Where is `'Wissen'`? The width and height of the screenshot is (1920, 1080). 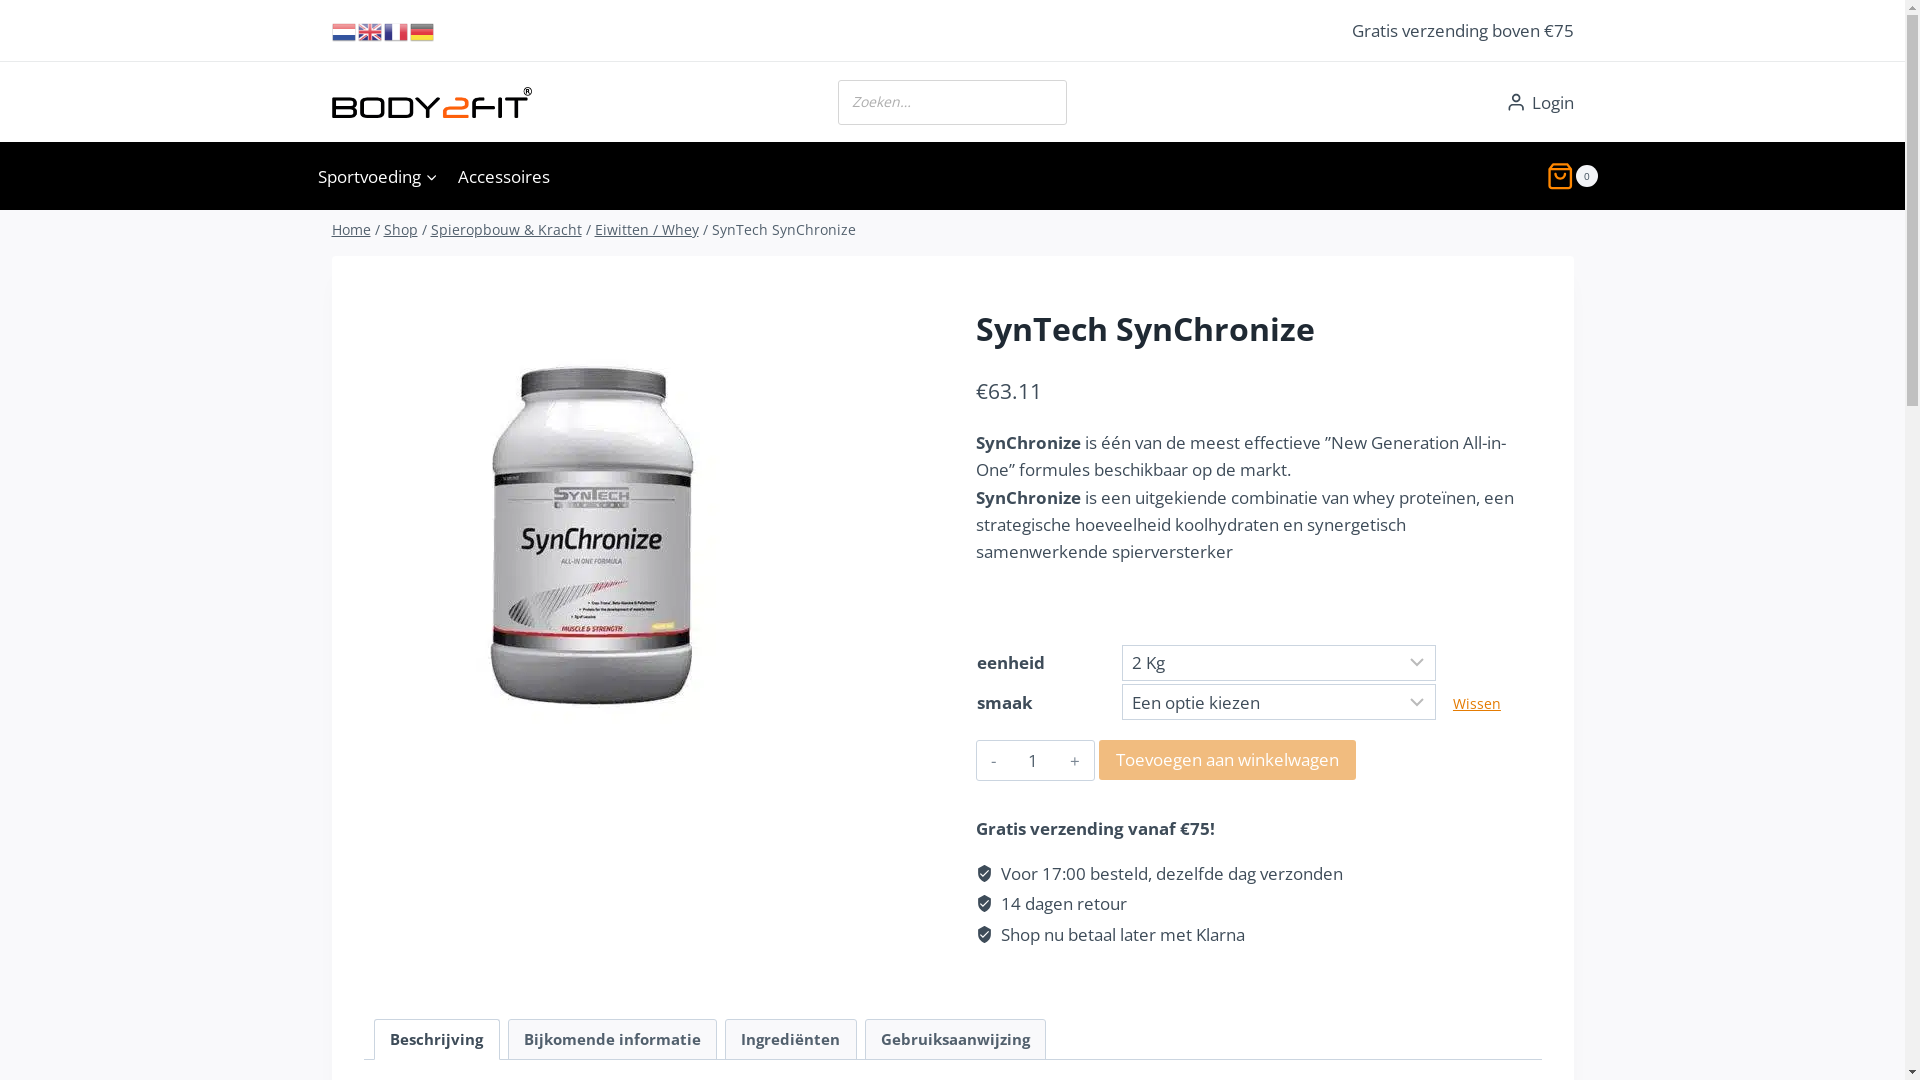
'Wissen' is located at coordinates (1453, 702).